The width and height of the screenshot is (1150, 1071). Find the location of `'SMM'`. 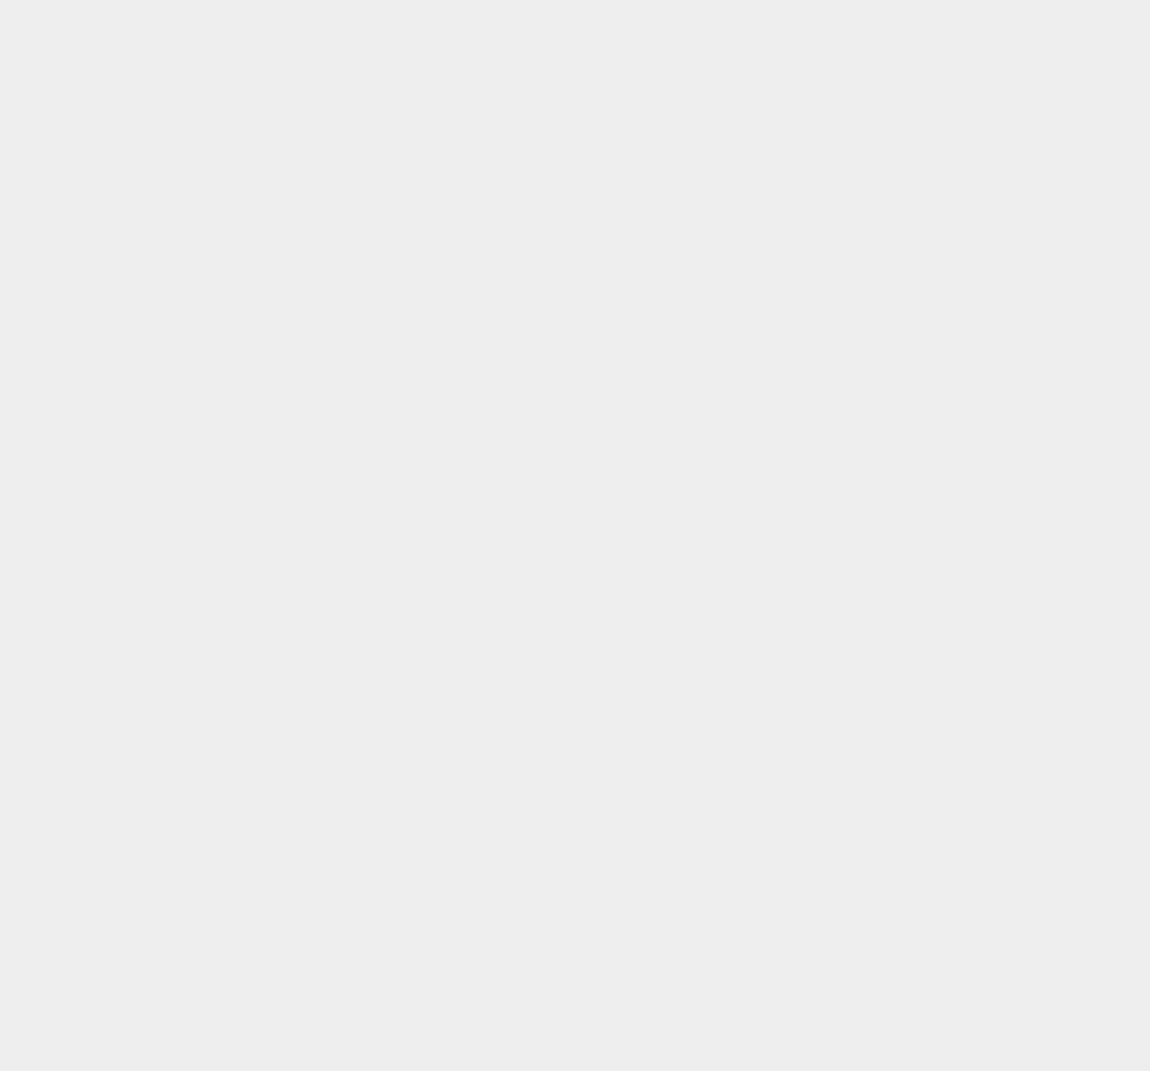

'SMM' is located at coordinates (828, 712).